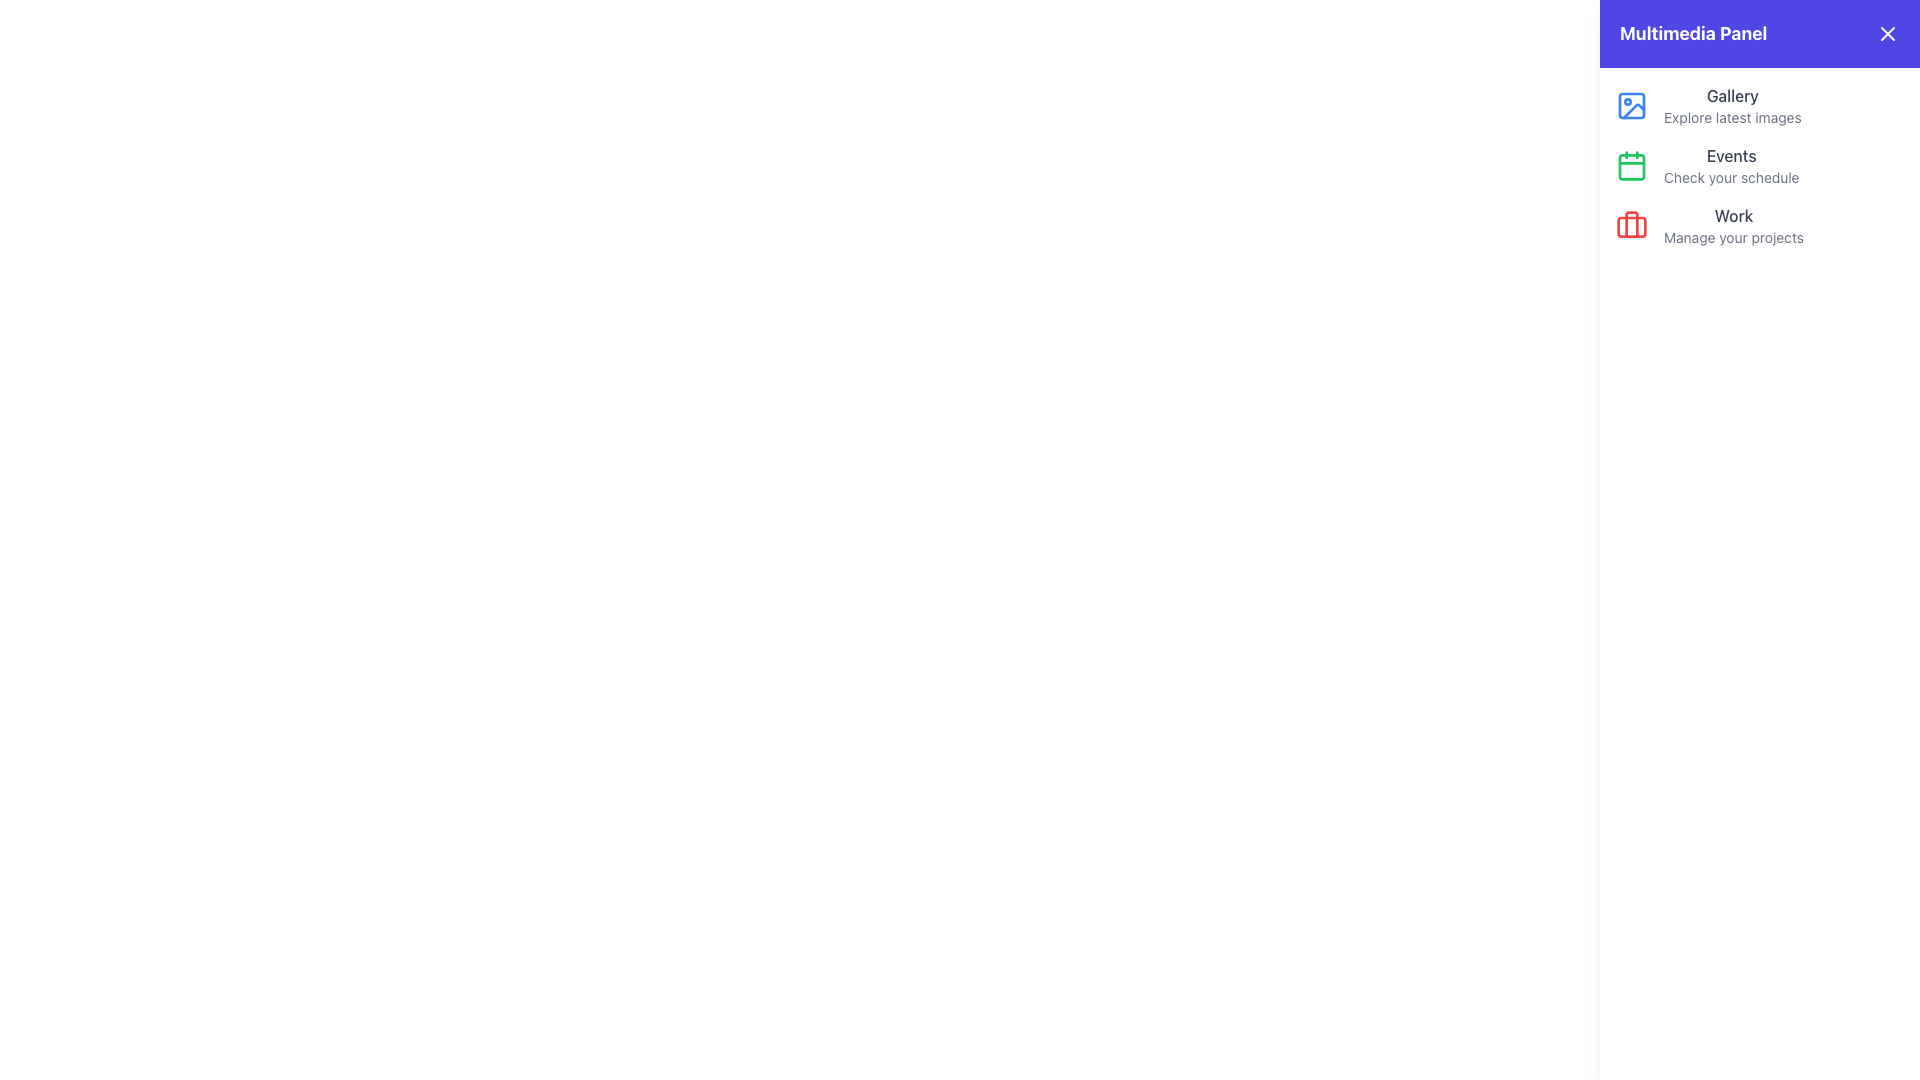 The image size is (1920, 1080). Describe the element at coordinates (1730, 164) in the screenshot. I see `the 'Events' menu option in the sidebar` at that location.